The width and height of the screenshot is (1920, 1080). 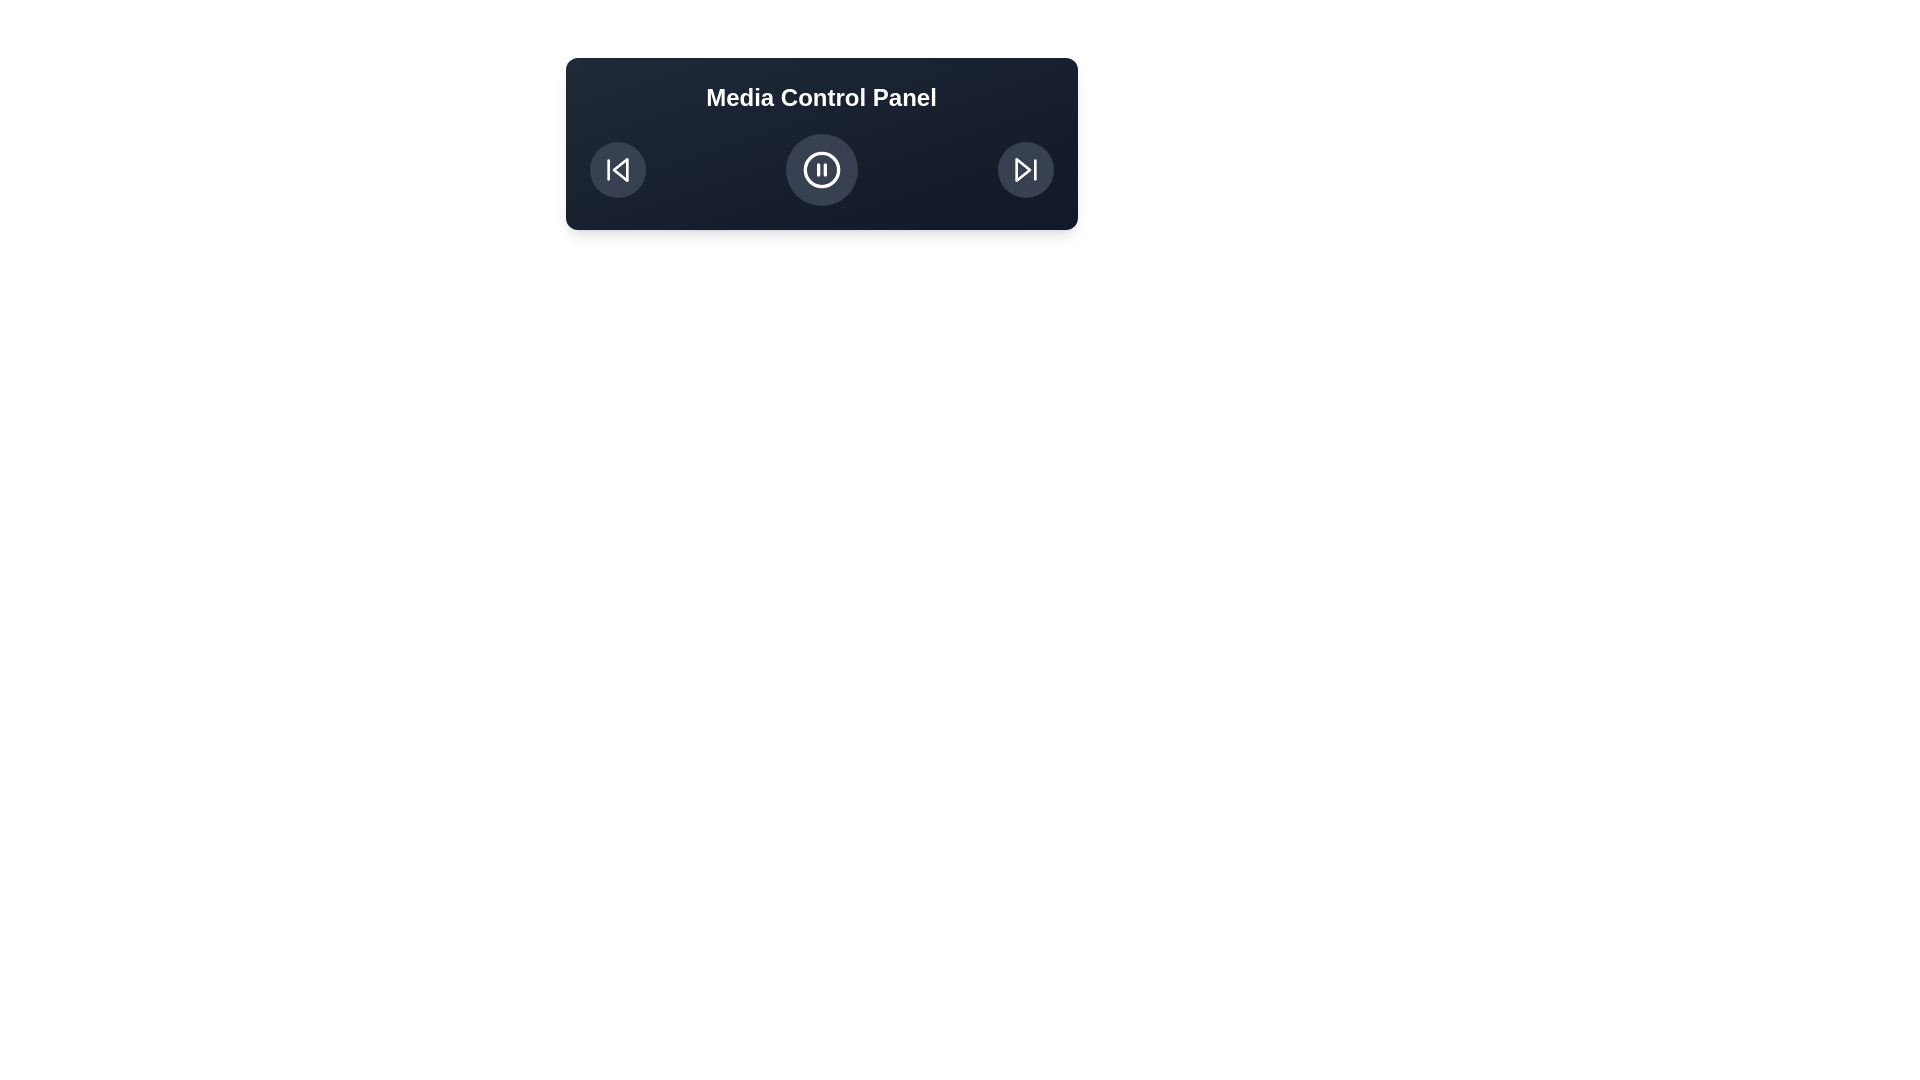 What do you see at coordinates (1025, 168) in the screenshot?
I see `the circular gray button with a 'Next Track' icon (double arrow pointing right) to skip to the next track` at bounding box center [1025, 168].